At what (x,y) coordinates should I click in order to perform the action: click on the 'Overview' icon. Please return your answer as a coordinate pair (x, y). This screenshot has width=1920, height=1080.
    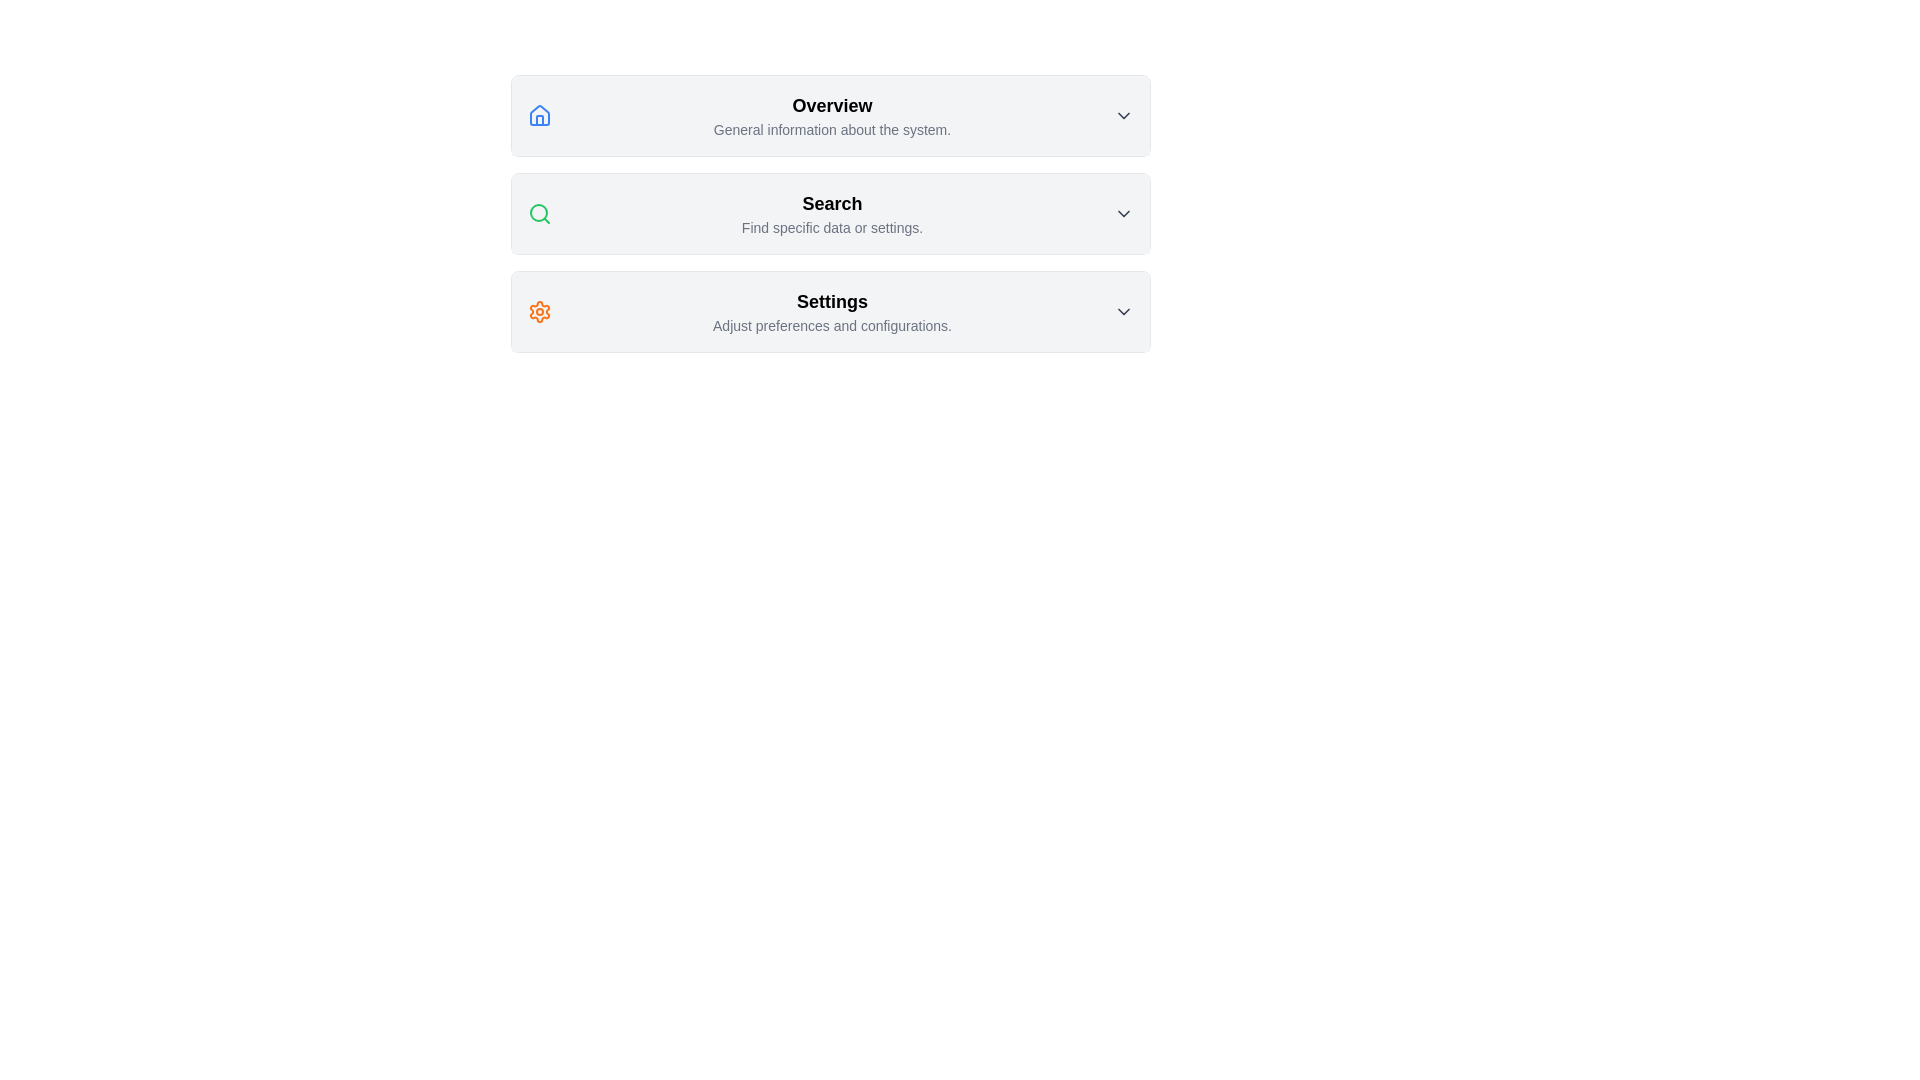
    Looking at the image, I should click on (539, 115).